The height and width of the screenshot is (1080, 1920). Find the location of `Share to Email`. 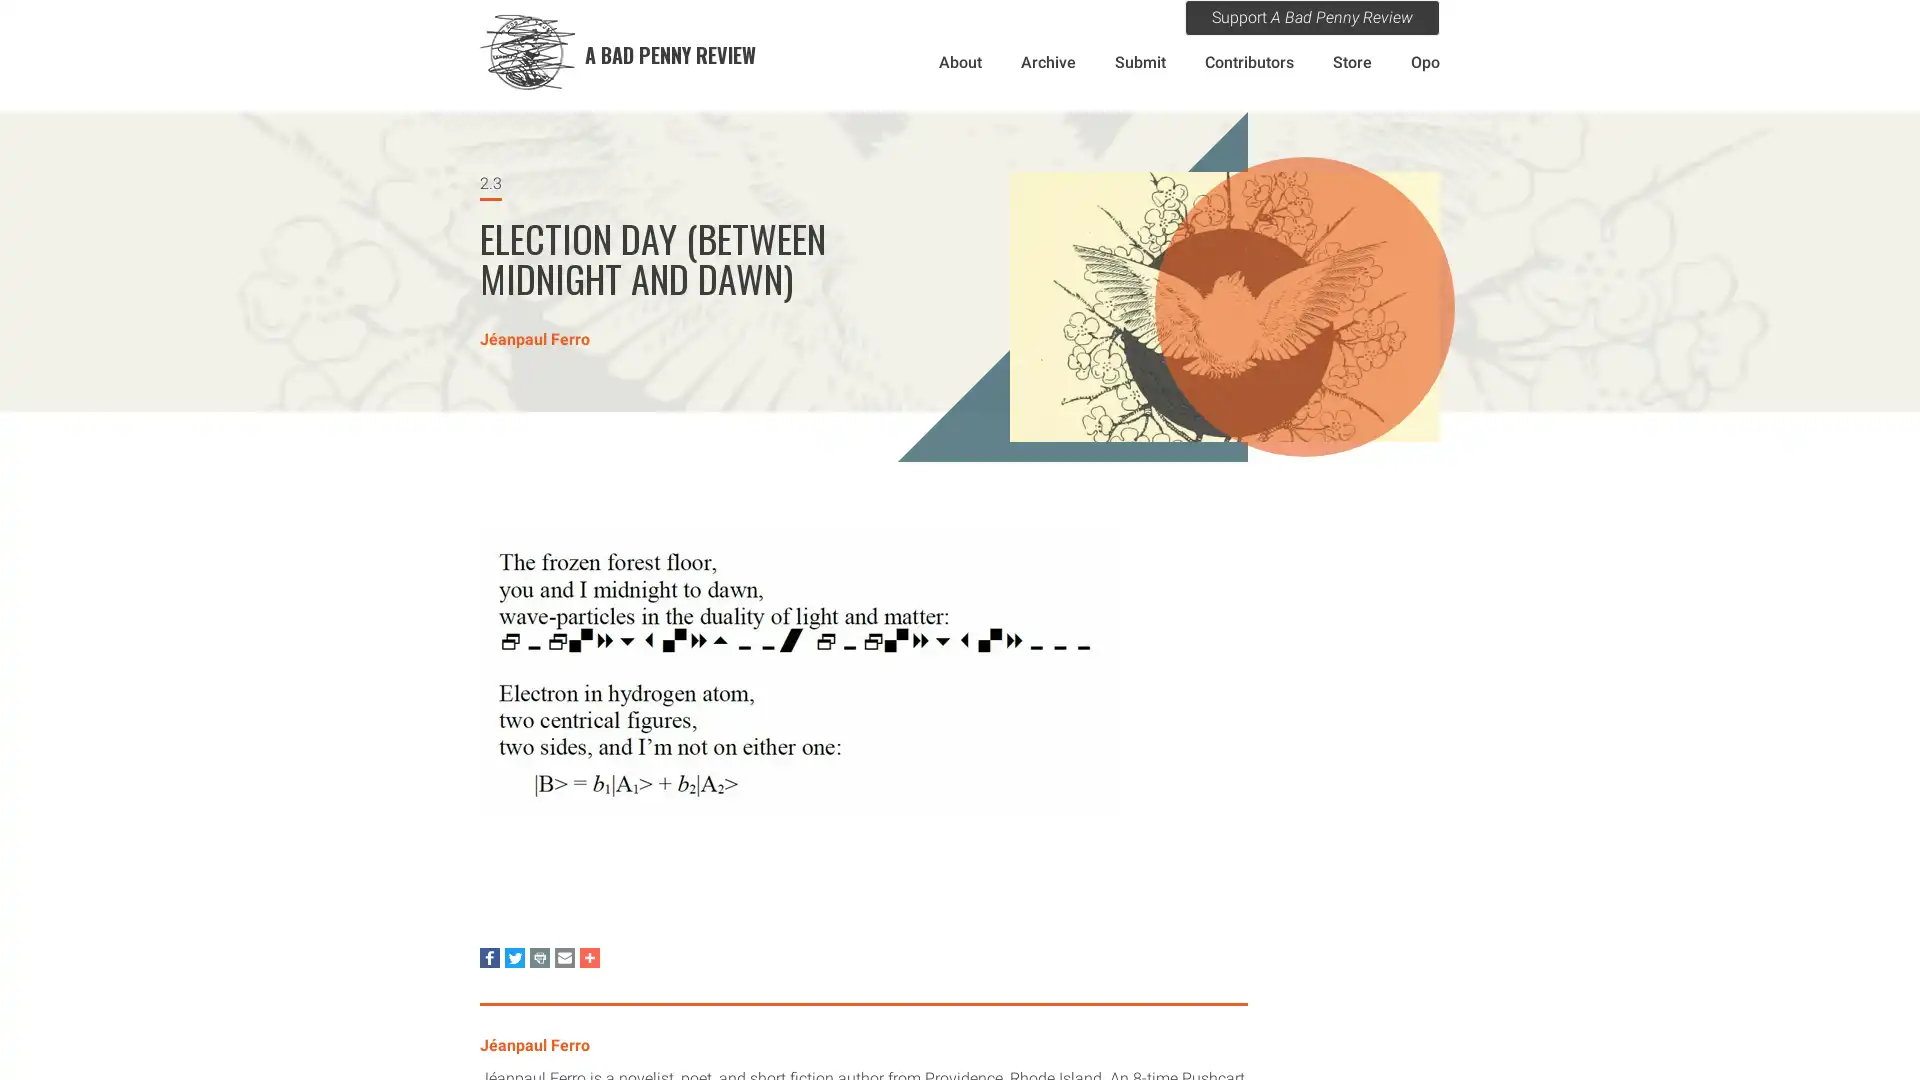

Share to Email is located at coordinates (564, 956).